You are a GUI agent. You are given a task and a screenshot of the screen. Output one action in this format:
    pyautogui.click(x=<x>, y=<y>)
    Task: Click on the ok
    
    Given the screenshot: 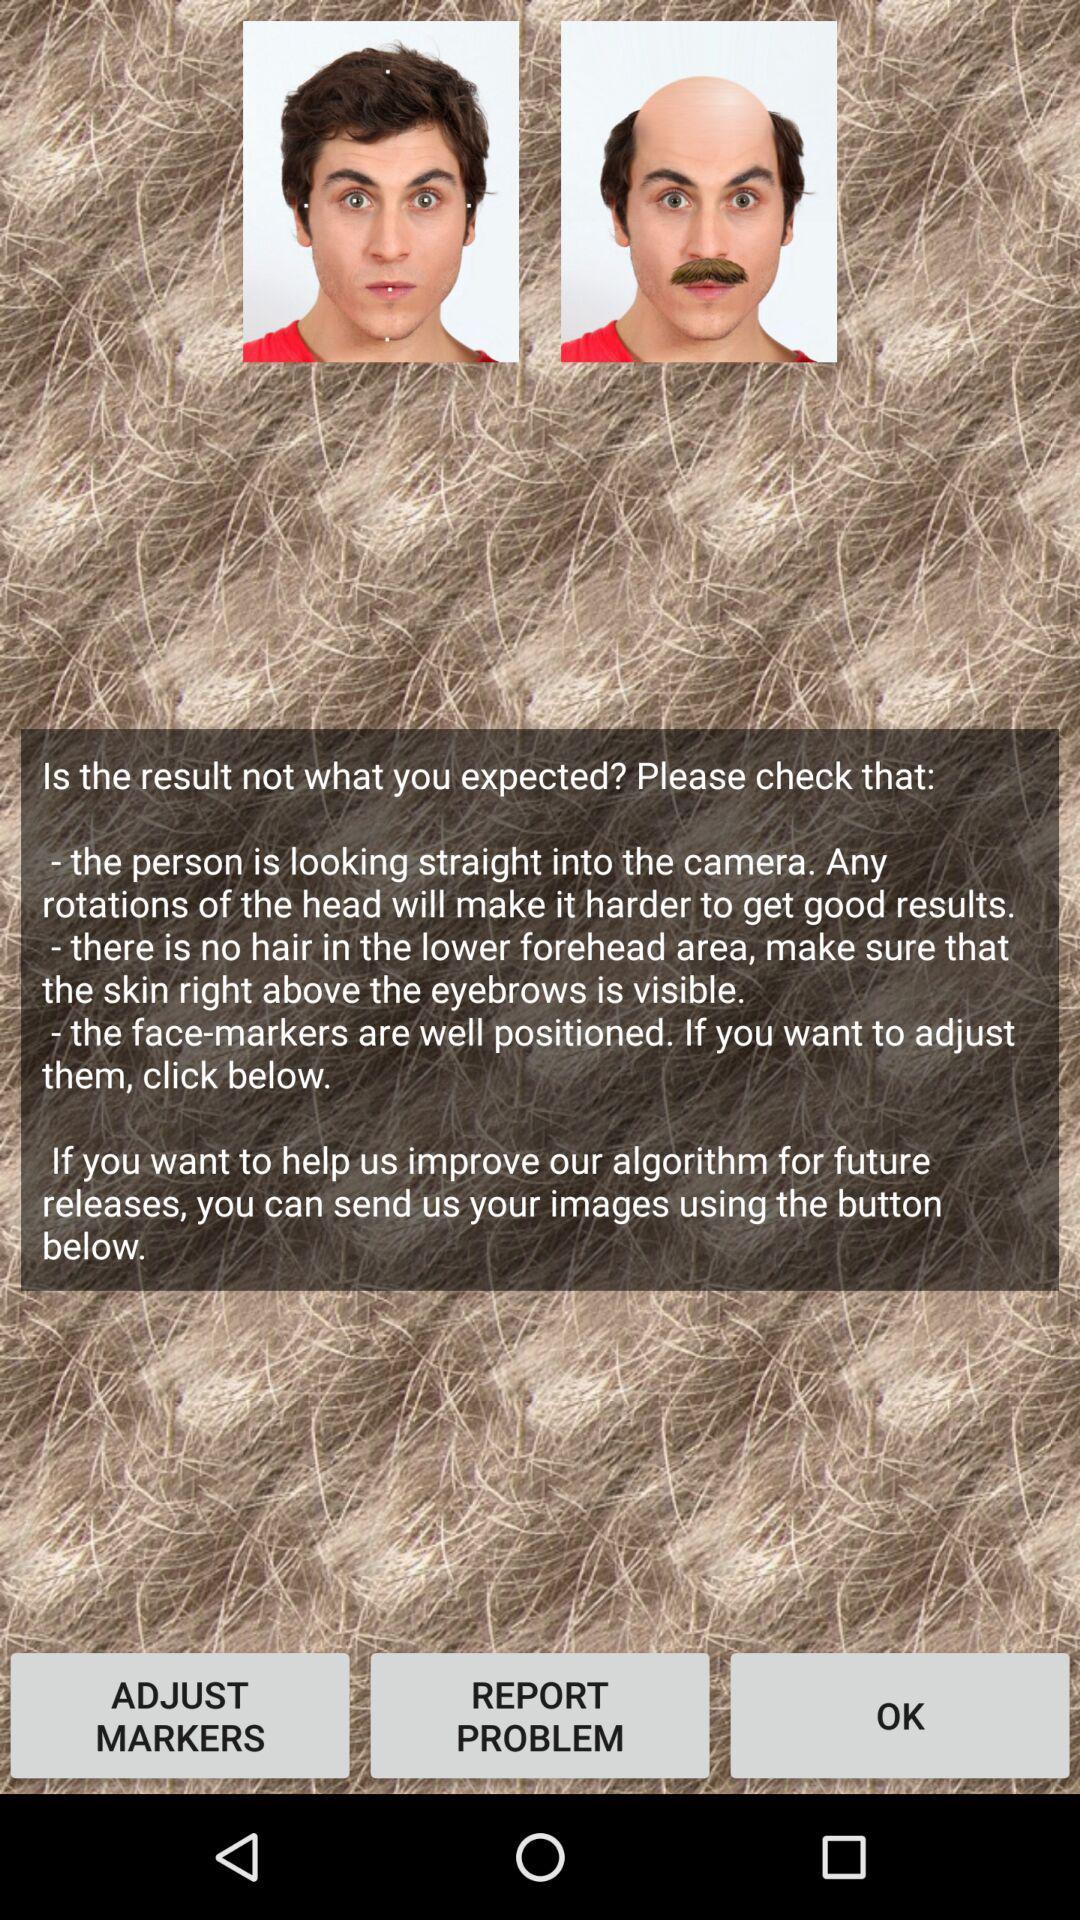 What is the action you would take?
    pyautogui.click(x=898, y=1714)
    